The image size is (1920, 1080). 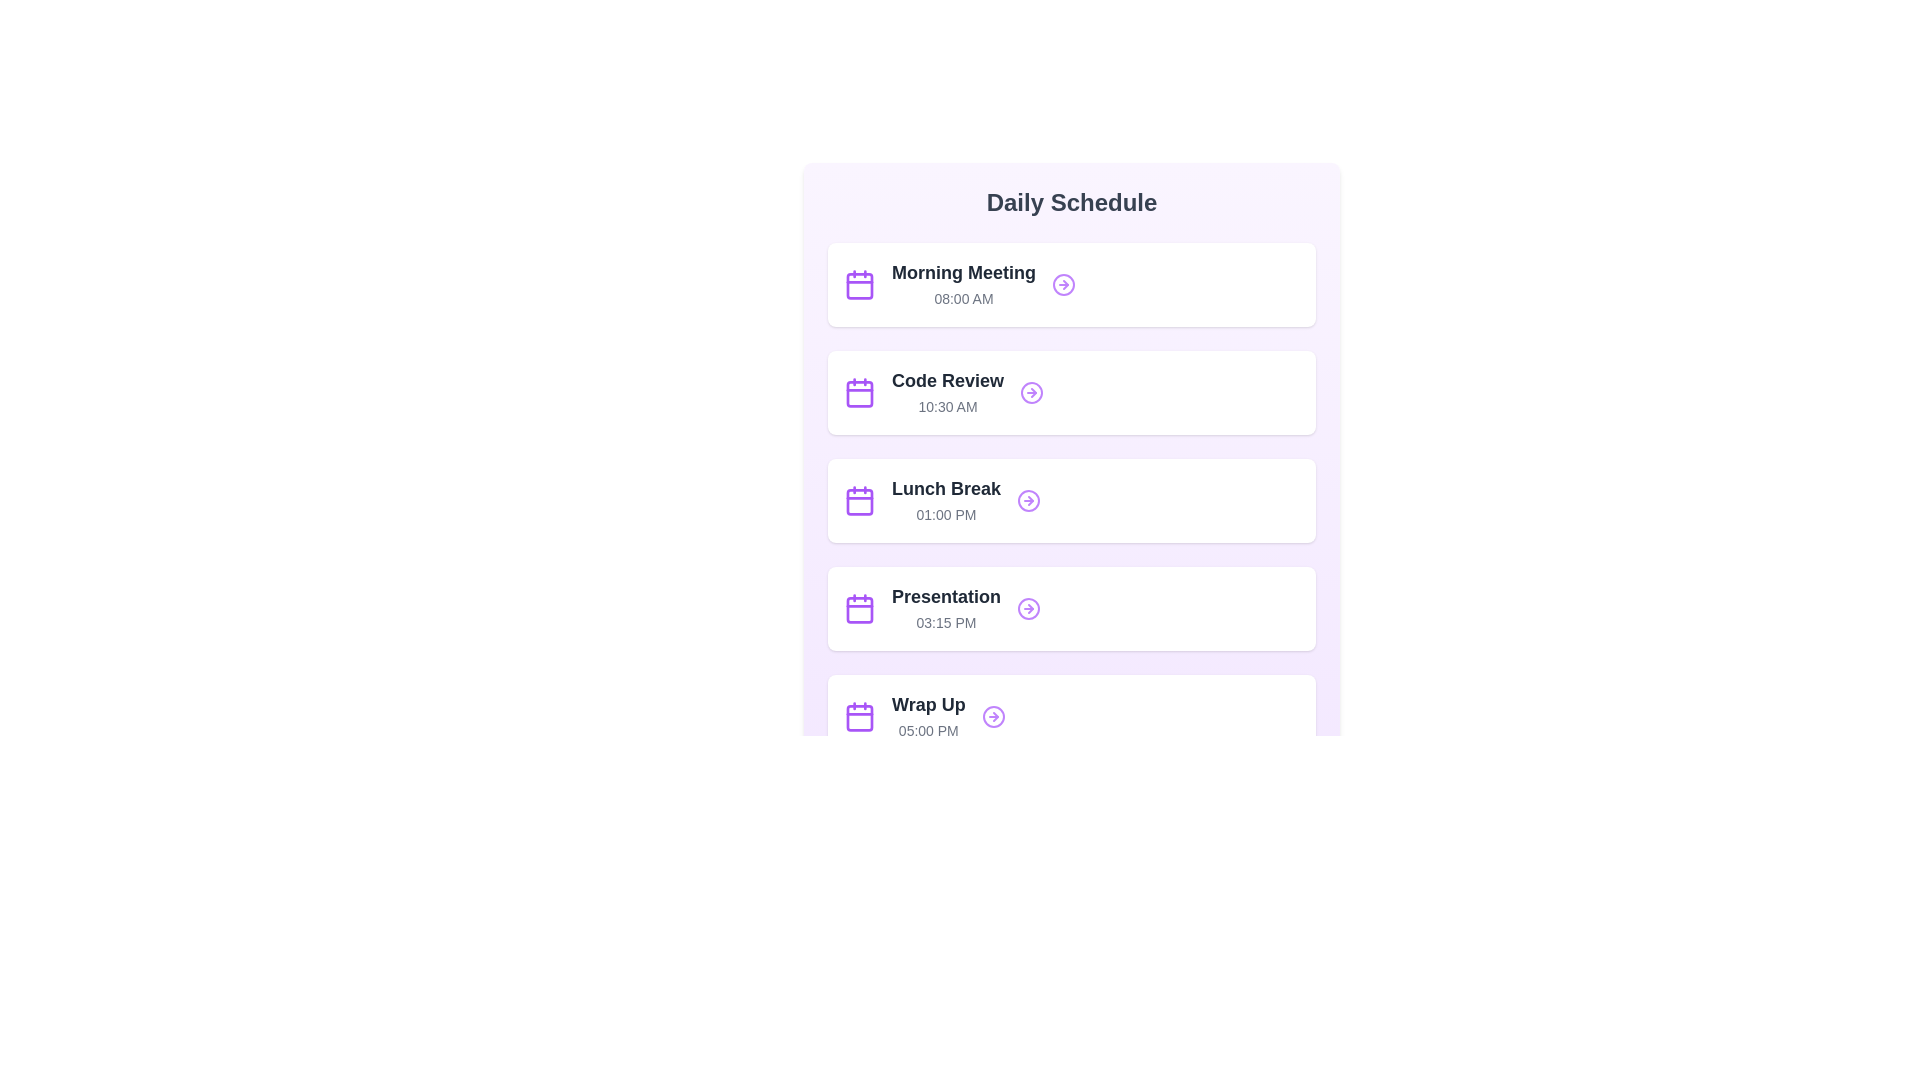 I want to click on the heading text displaying 'Daily Schedule' which is bold and large, positioned at the top of the schedule interface, so click(x=1070, y=203).